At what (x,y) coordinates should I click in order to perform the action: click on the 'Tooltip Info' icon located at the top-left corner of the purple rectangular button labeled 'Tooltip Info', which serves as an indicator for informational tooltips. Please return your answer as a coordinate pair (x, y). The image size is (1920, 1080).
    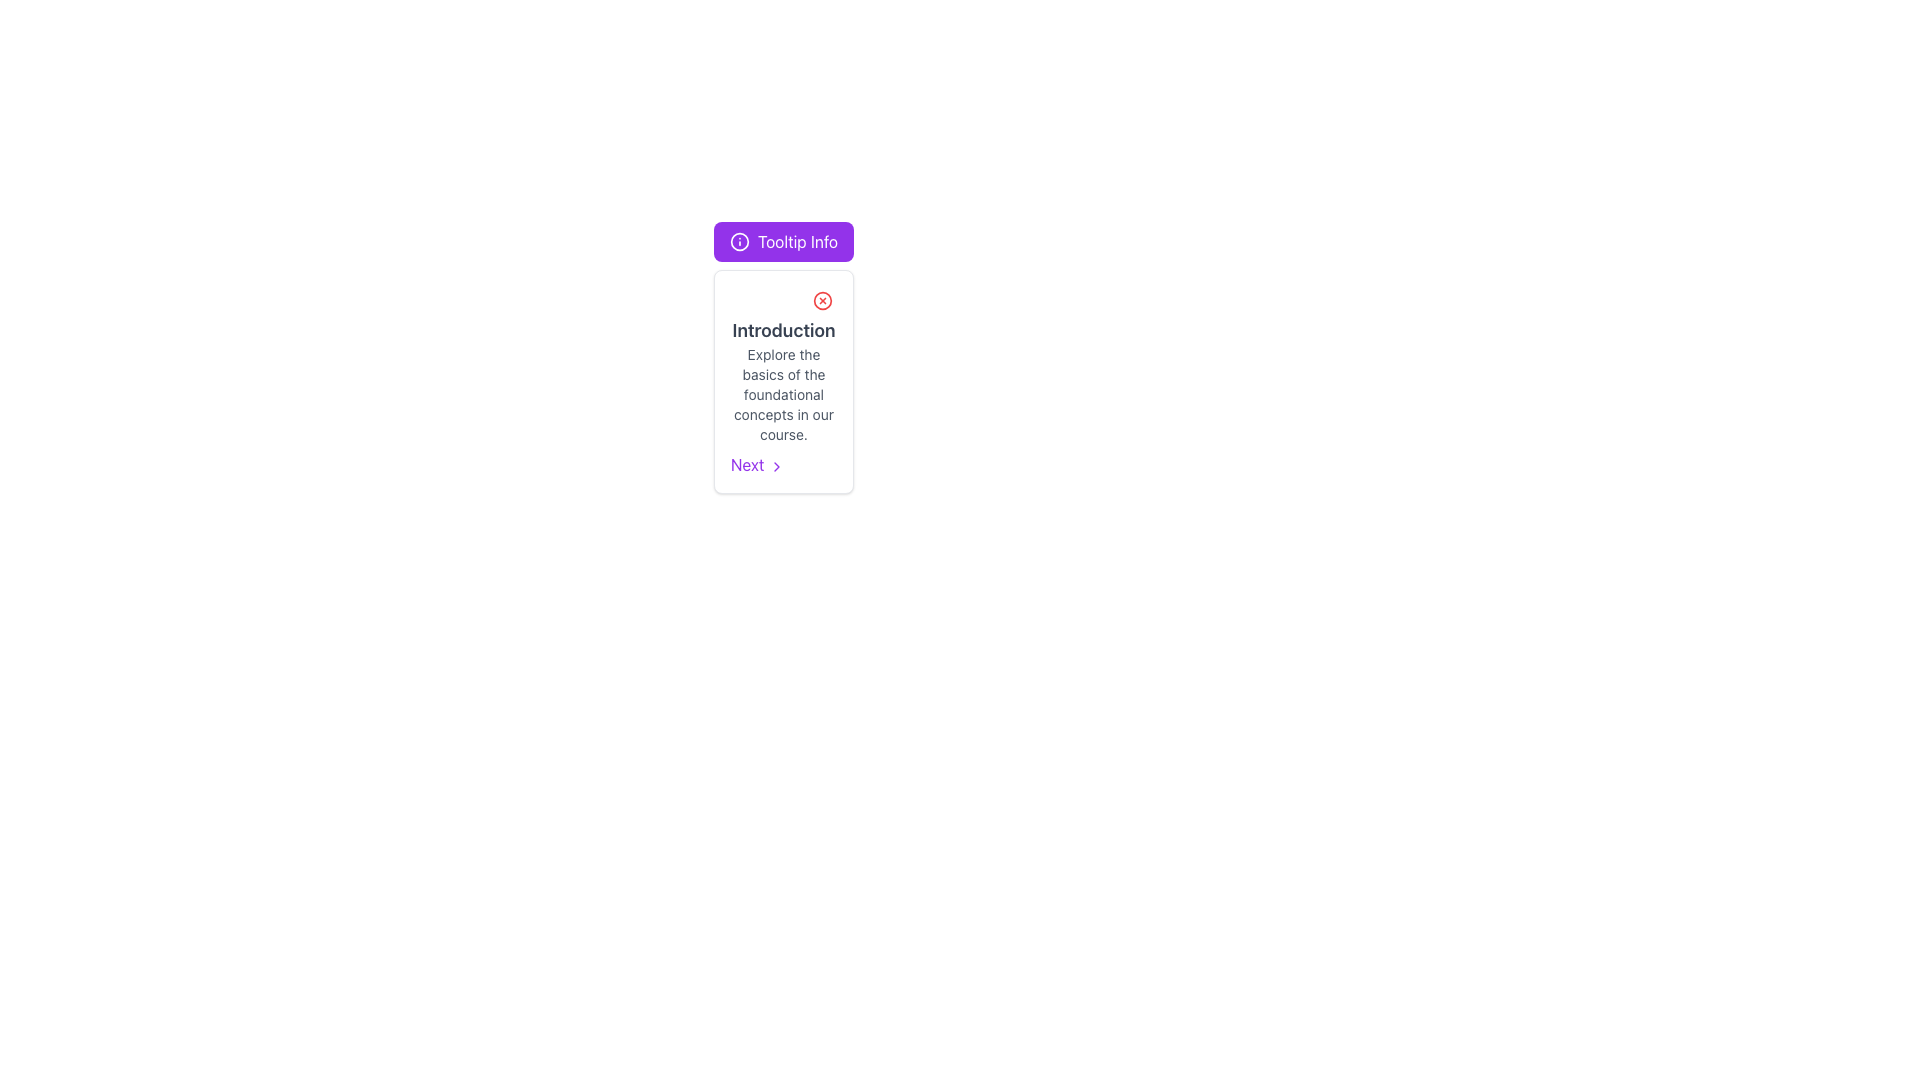
    Looking at the image, I should click on (738, 241).